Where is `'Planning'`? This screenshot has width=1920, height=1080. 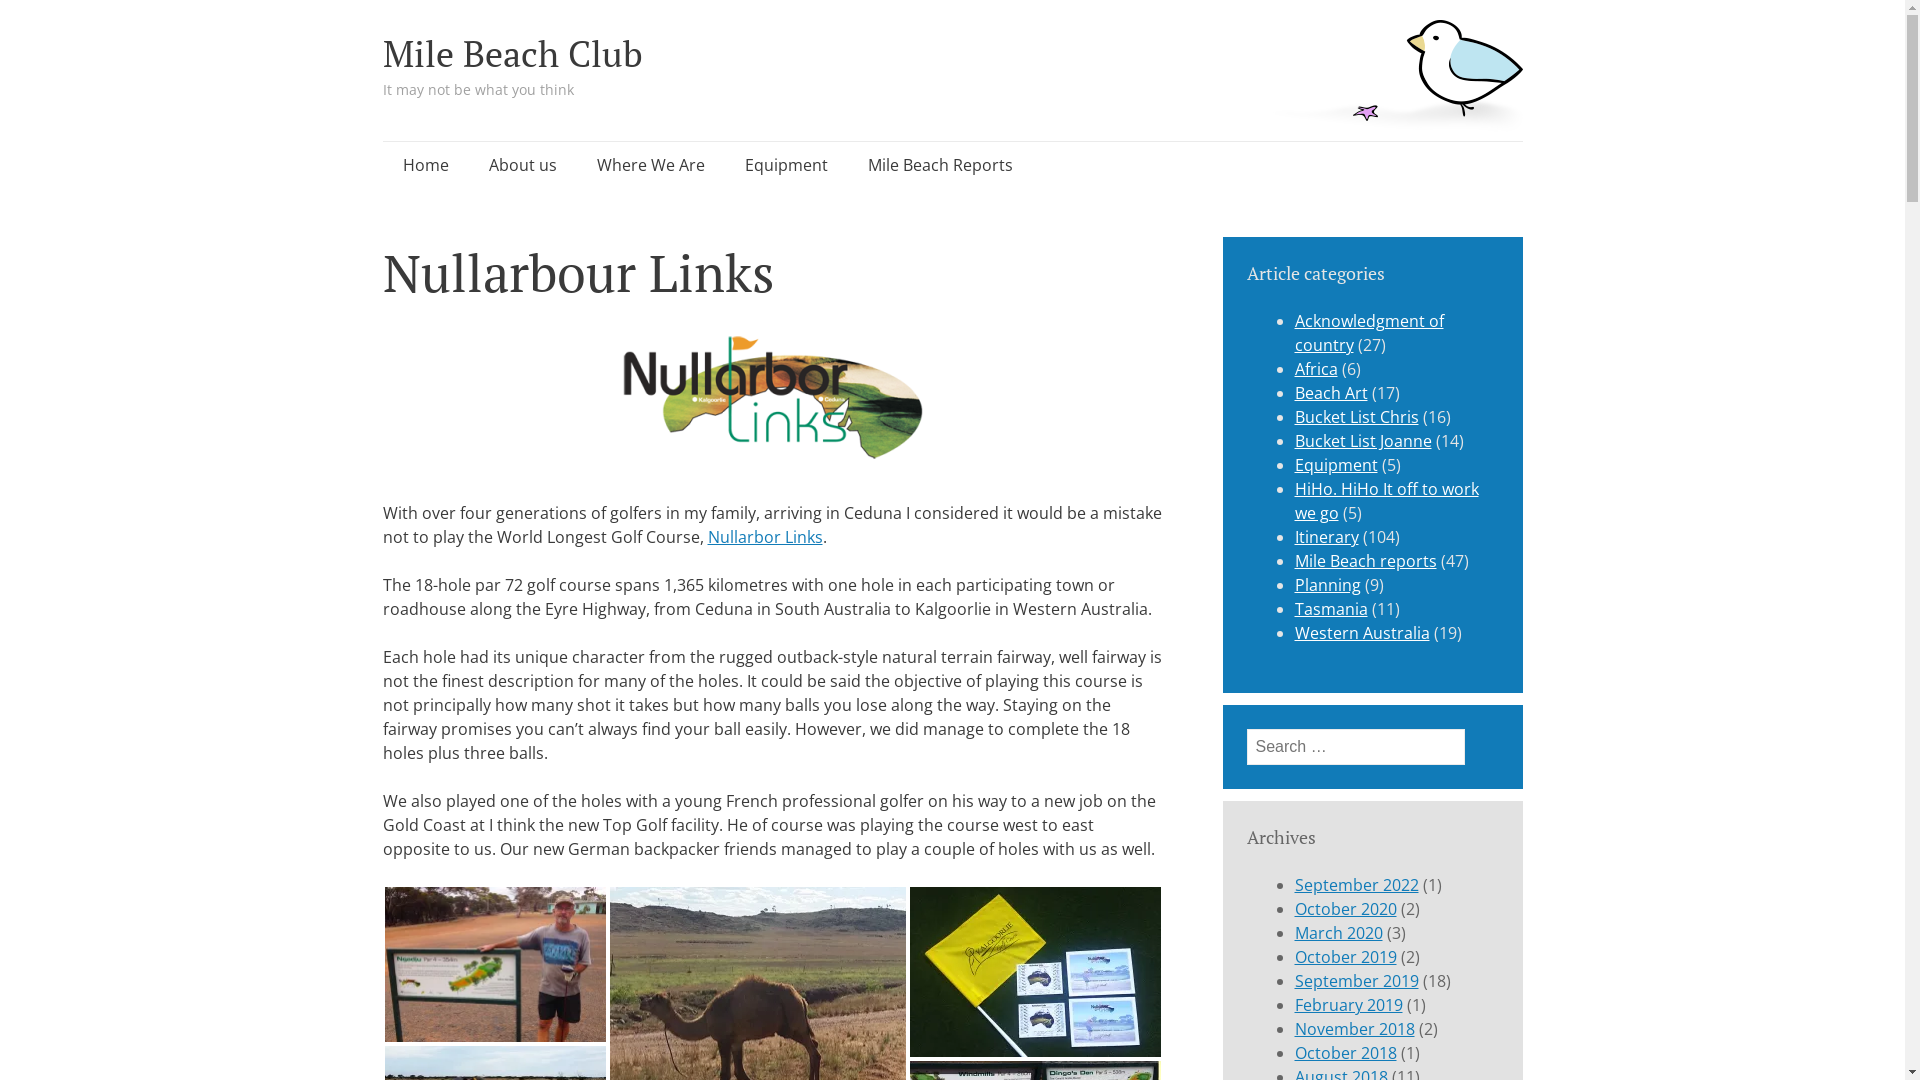 'Planning' is located at coordinates (1326, 585).